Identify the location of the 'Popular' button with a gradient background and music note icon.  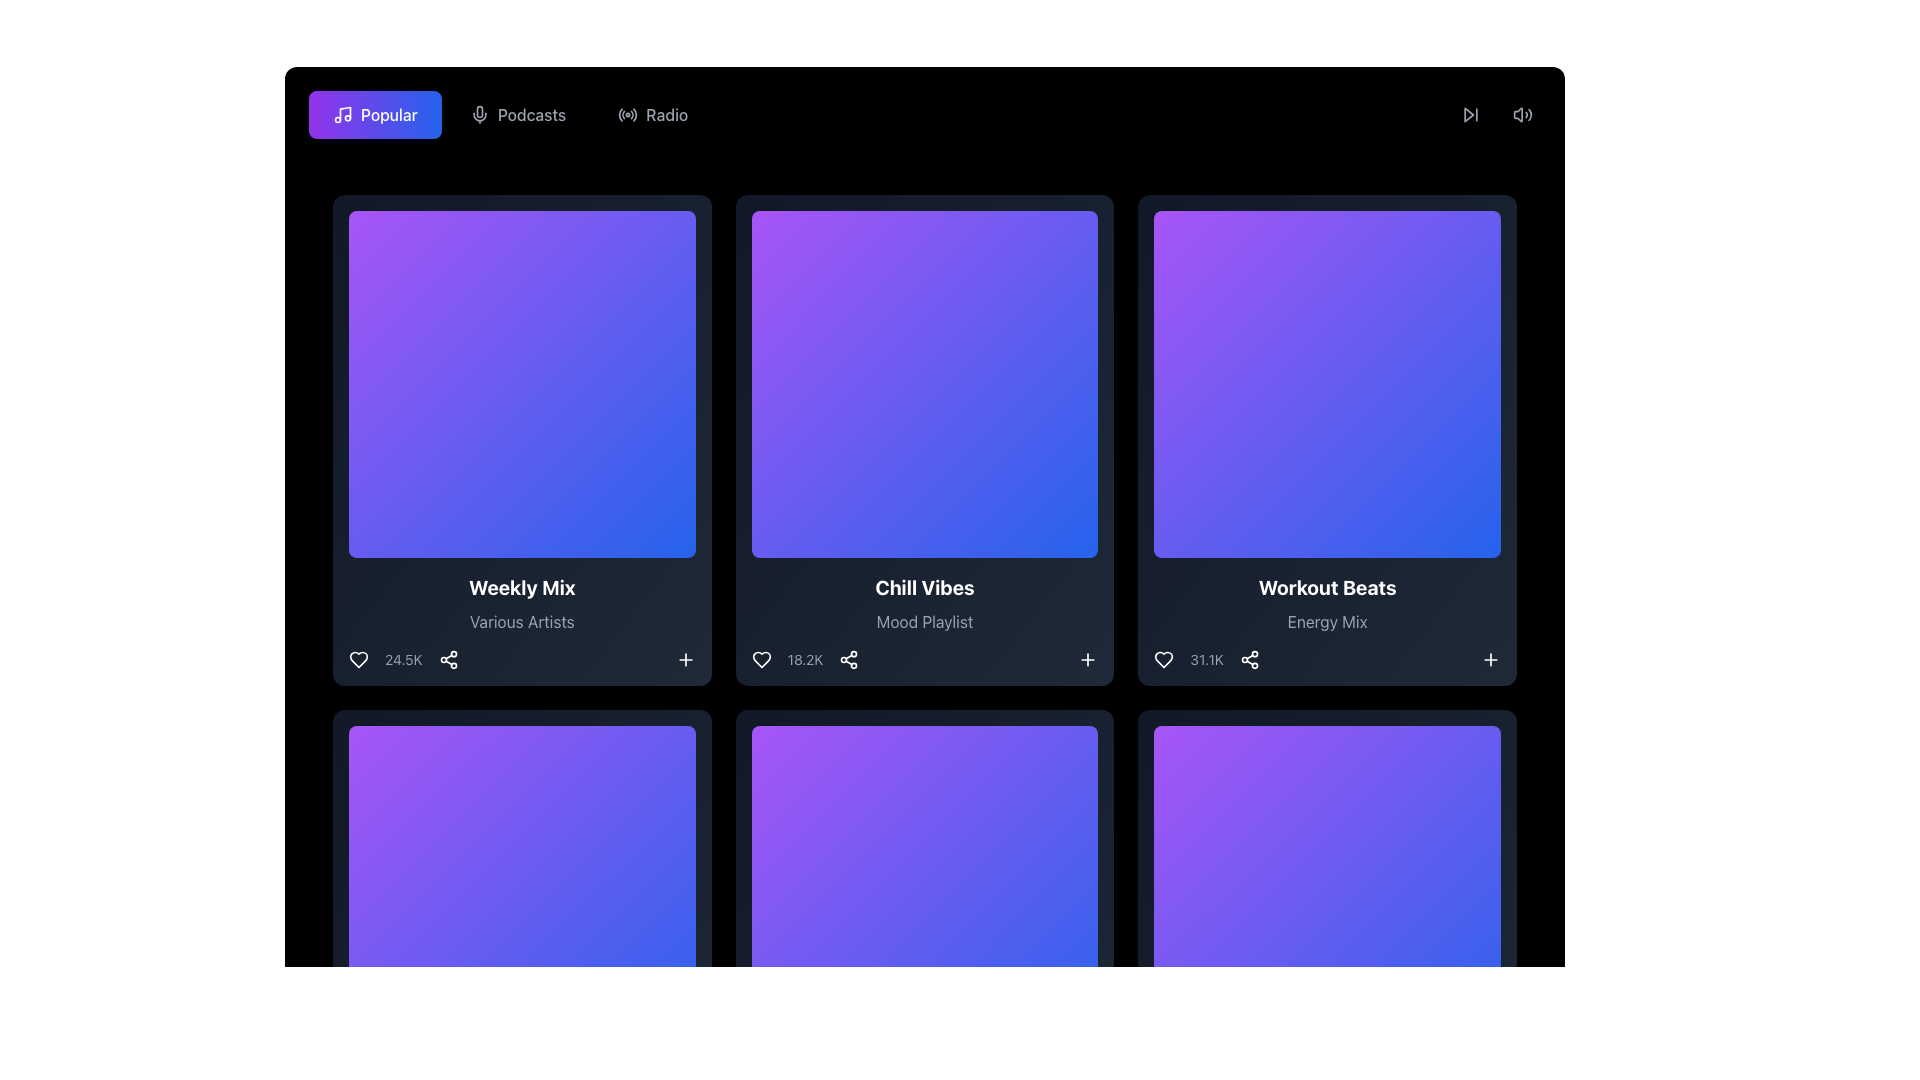
(375, 115).